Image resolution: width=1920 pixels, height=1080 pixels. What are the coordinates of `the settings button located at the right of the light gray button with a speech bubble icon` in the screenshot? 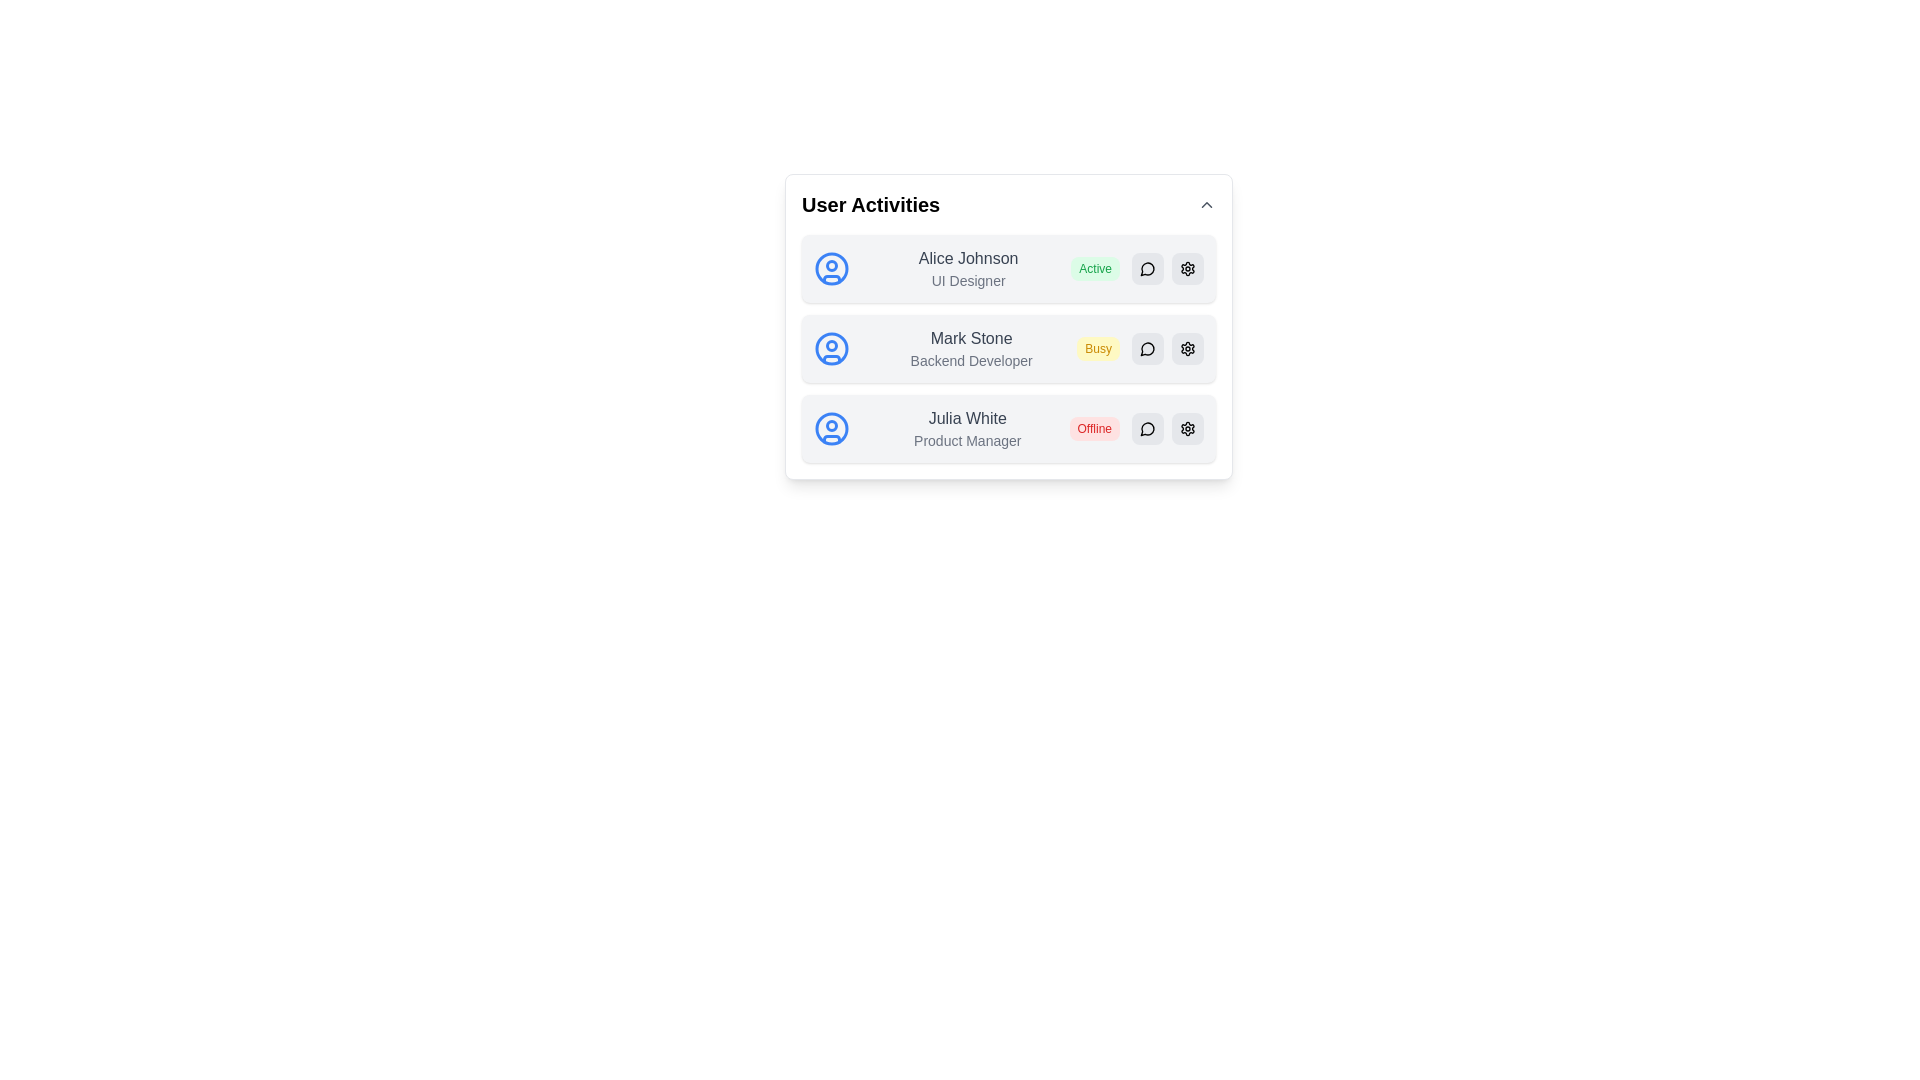 It's located at (1188, 268).